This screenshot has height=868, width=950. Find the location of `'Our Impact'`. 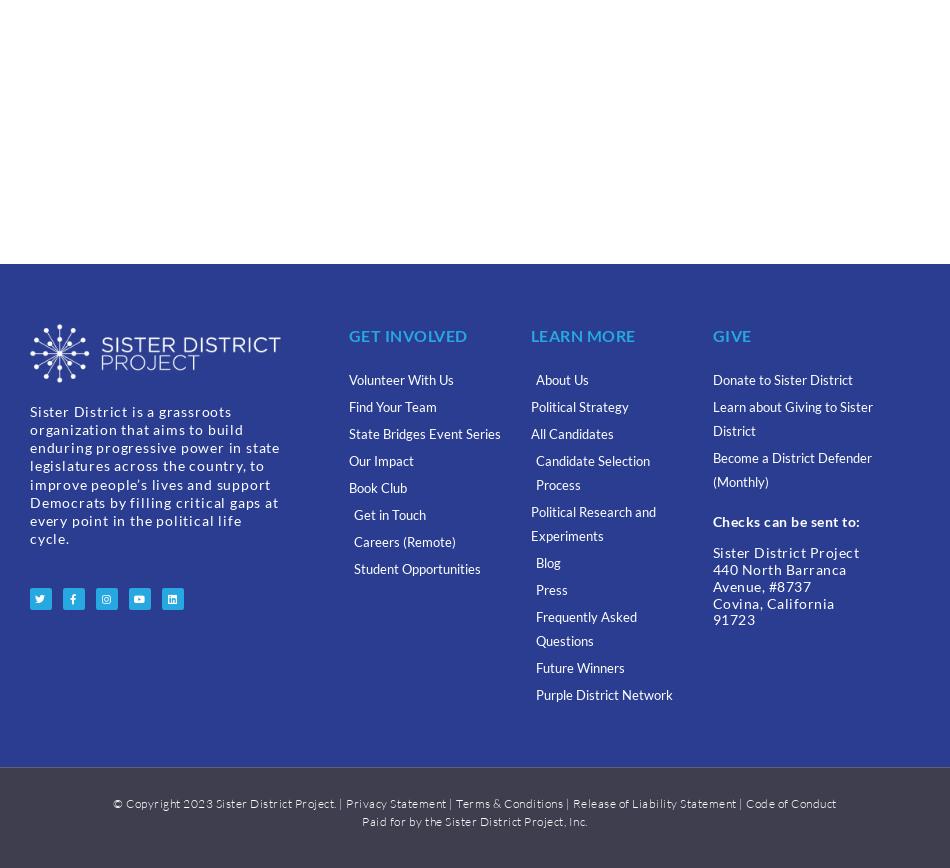

'Our Impact' is located at coordinates (379, 460).